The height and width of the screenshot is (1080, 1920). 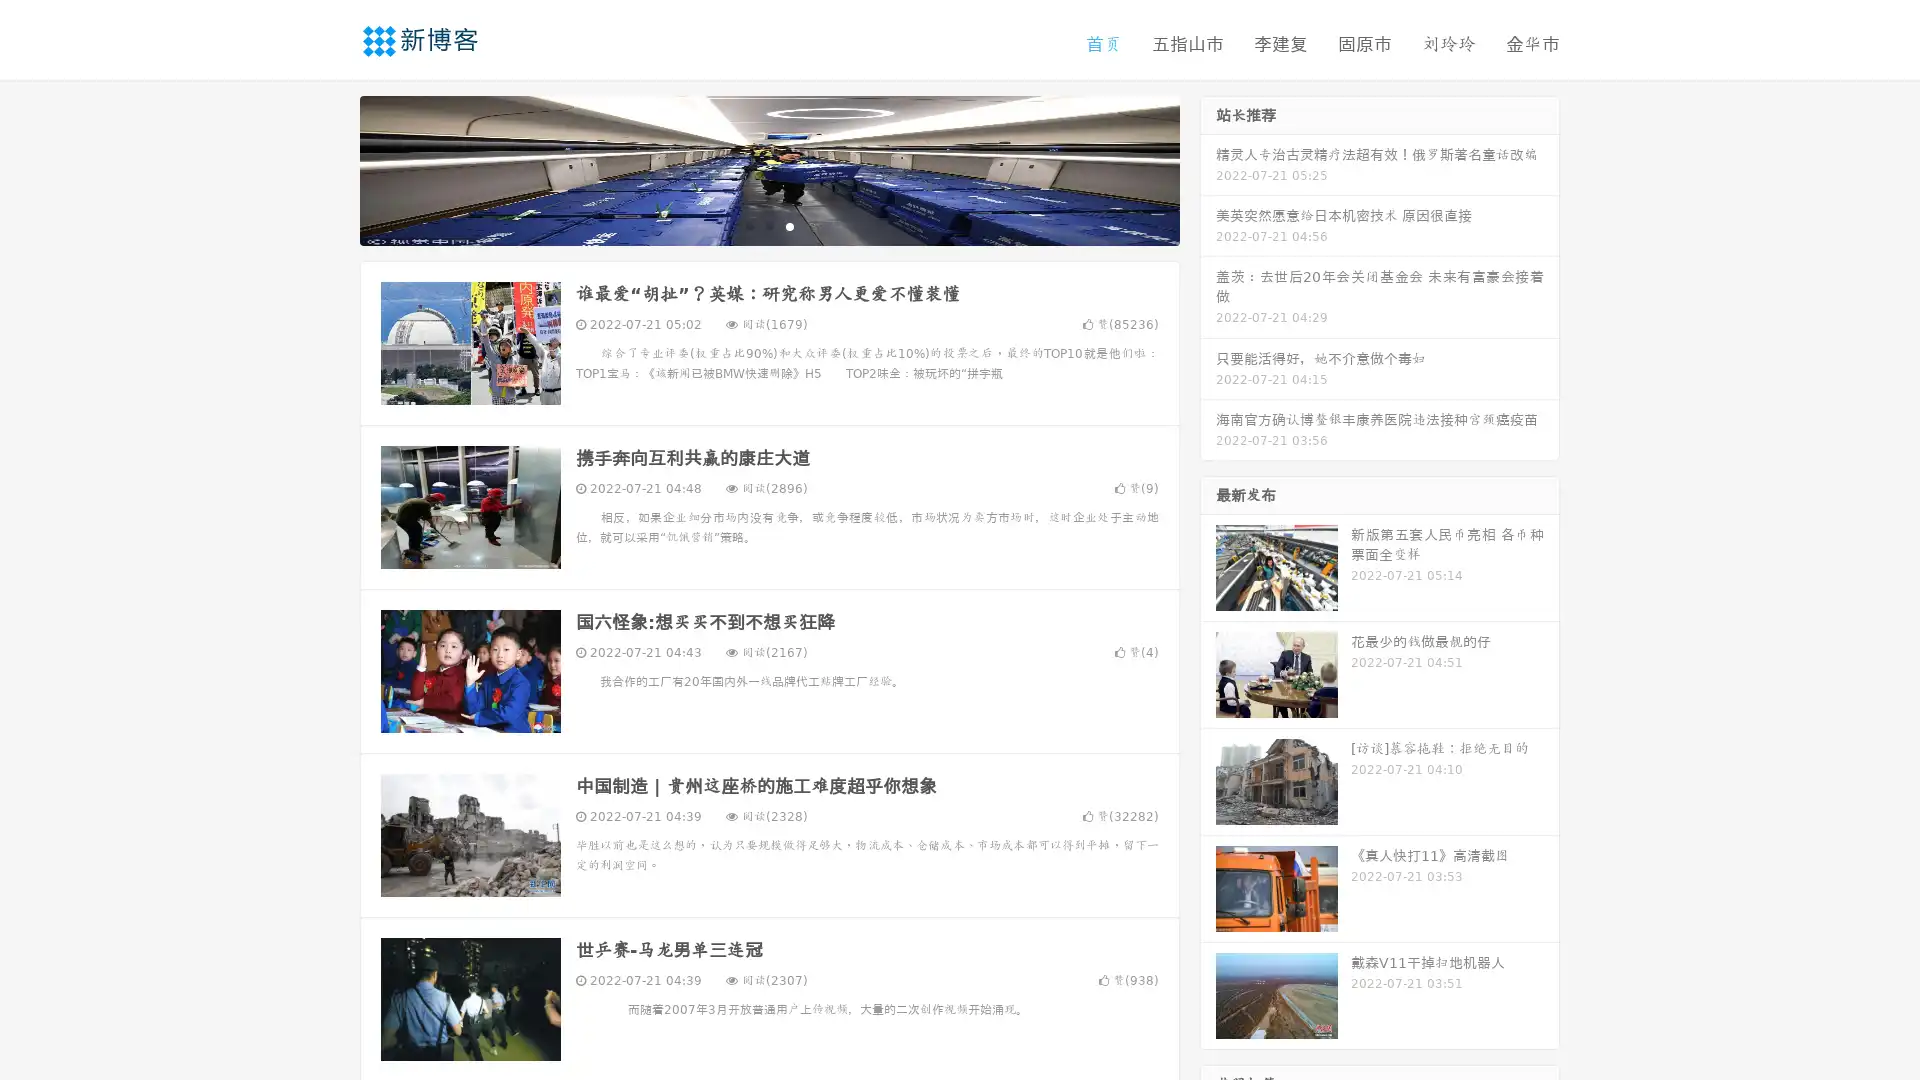 What do you see at coordinates (330, 168) in the screenshot?
I see `Previous slide` at bounding box center [330, 168].